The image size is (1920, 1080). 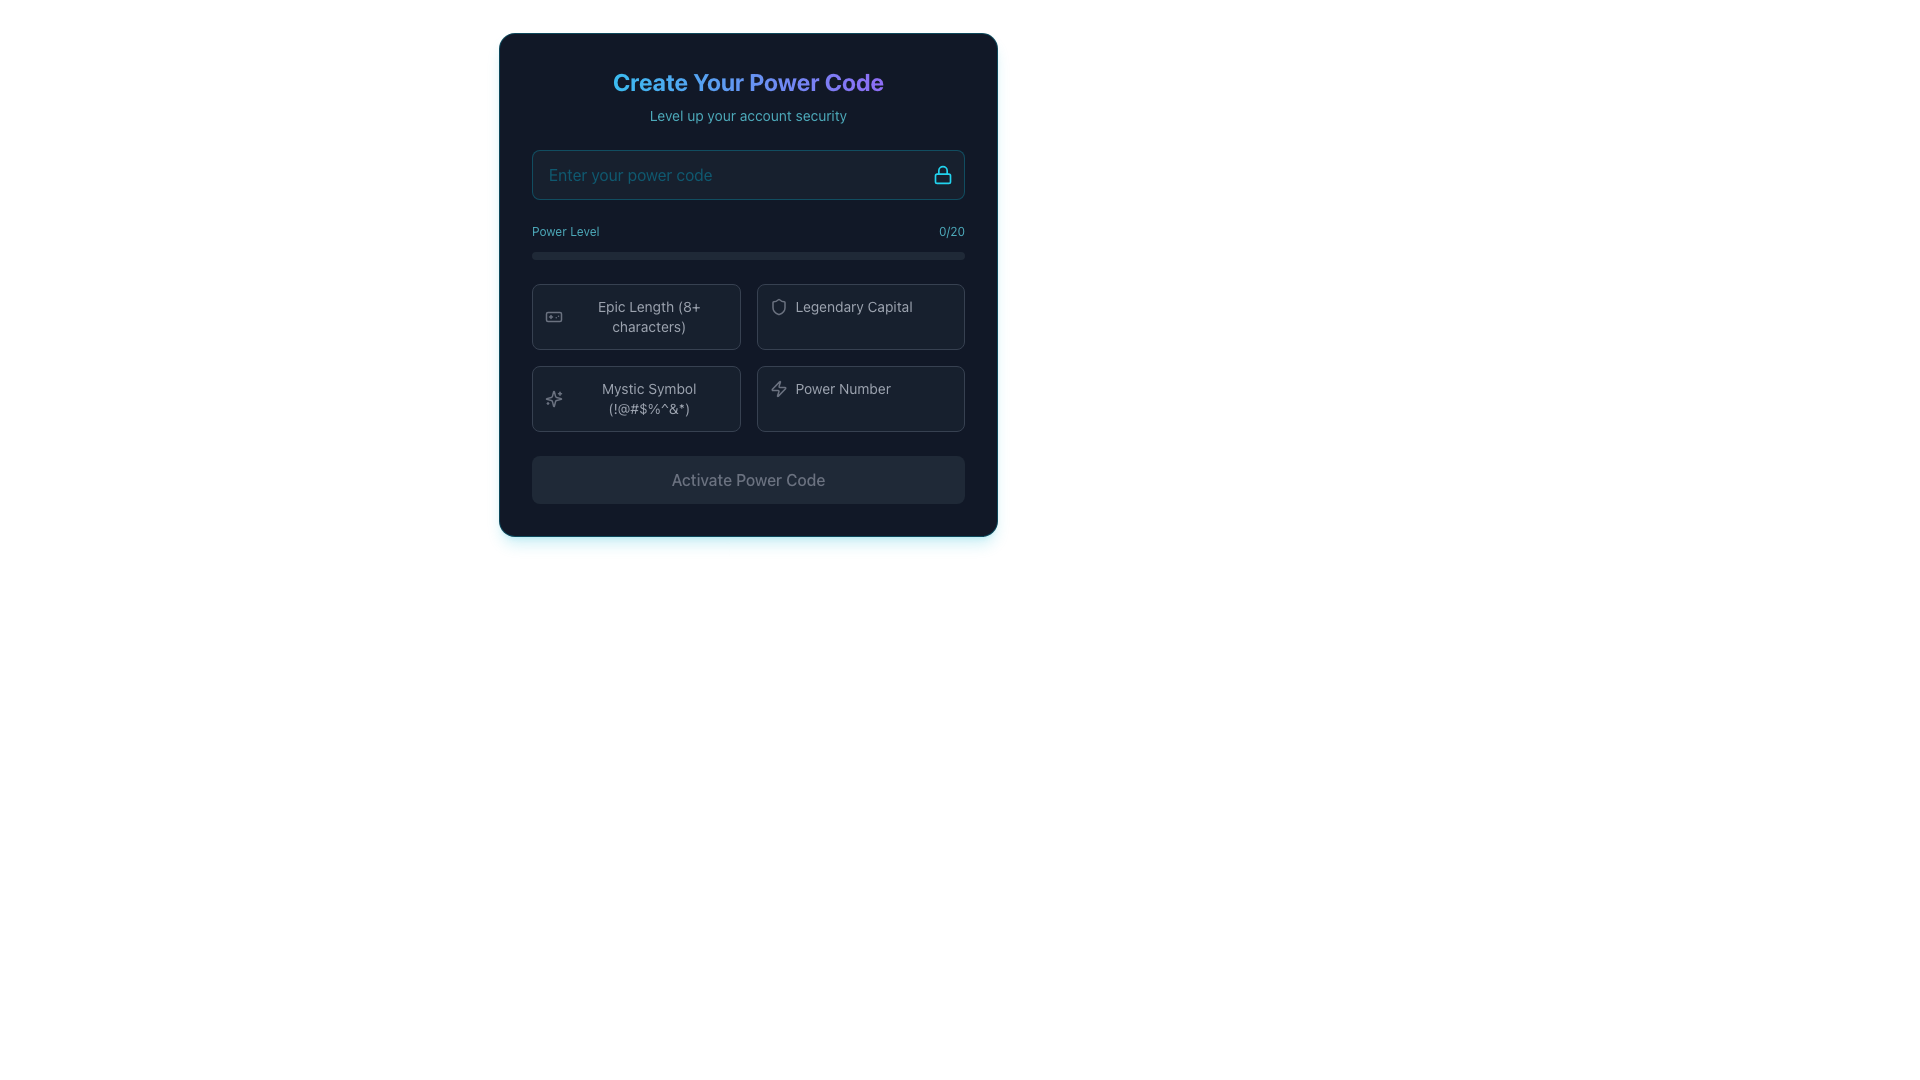 I want to click on the static text label displaying 'Legendary Capital', which is styled in a small-sized grayish font and located right-aligned next to a shield-like icon, so click(x=854, y=307).